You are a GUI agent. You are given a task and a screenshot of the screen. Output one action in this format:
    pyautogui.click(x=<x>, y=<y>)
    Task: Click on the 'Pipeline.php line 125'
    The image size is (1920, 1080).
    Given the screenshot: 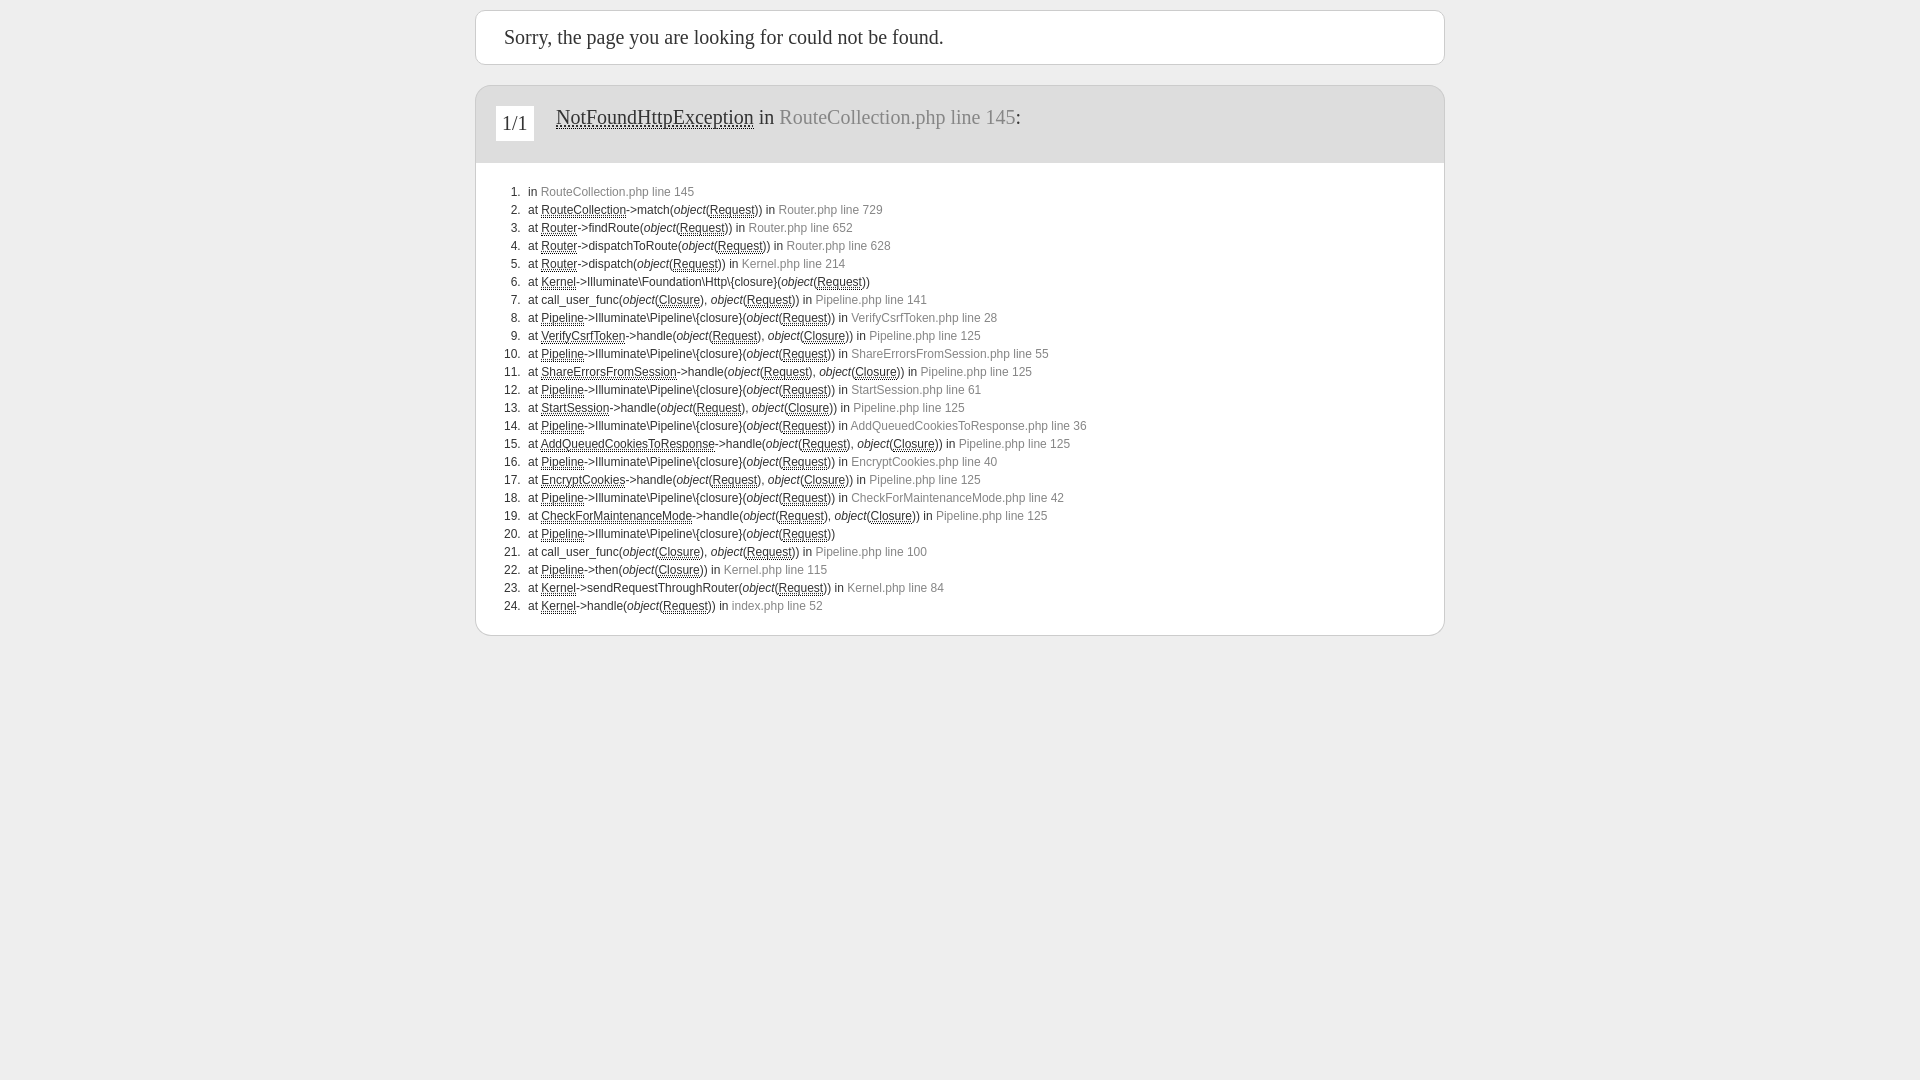 What is the action you would take?
    pyautogui.click(x=923, y=479)
    